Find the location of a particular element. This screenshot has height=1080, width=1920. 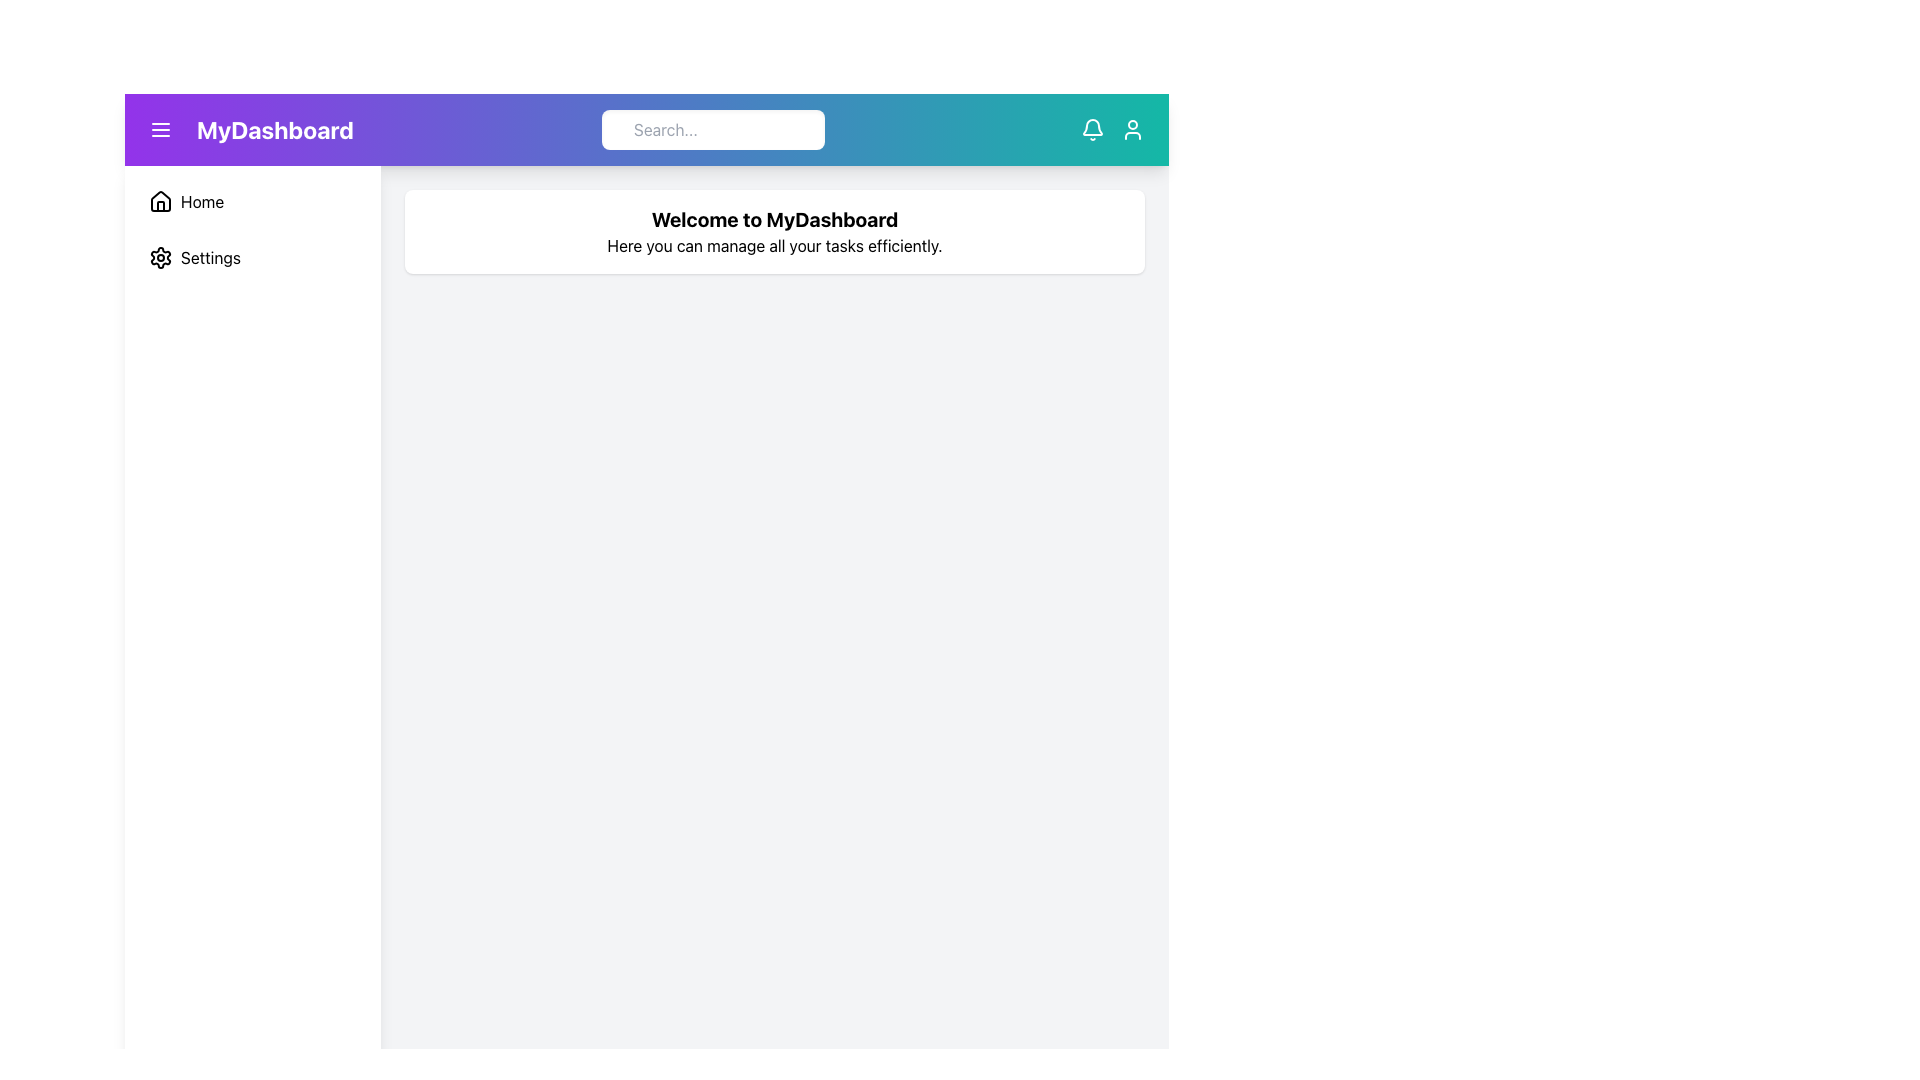

the 'Home' icon located in the upper-left sidebar of the application for accessibility purposes is located at coordinates (161, 200).